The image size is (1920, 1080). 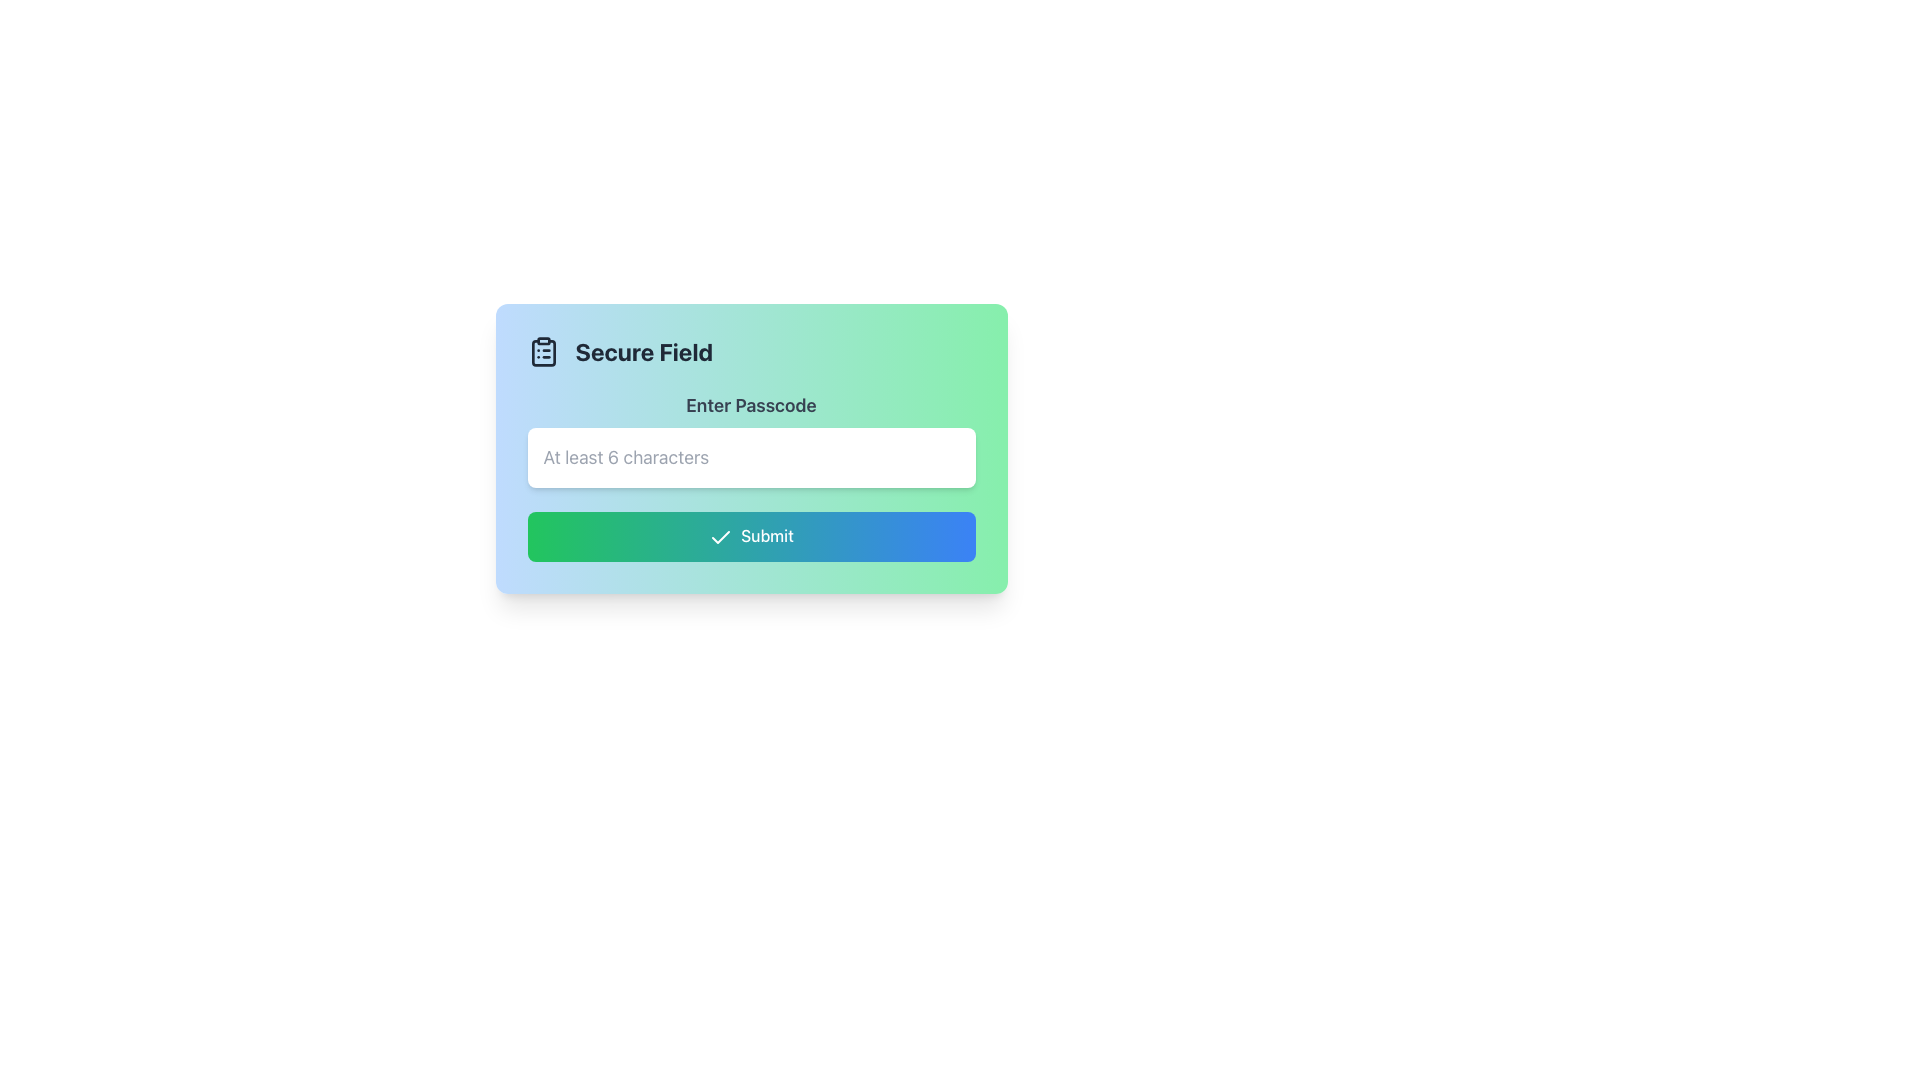 I want to click on the checkmark icon with a thin white stroke located near the left edge of the 'Submit' button, which is below a text input field, so click(x=720, y=536).